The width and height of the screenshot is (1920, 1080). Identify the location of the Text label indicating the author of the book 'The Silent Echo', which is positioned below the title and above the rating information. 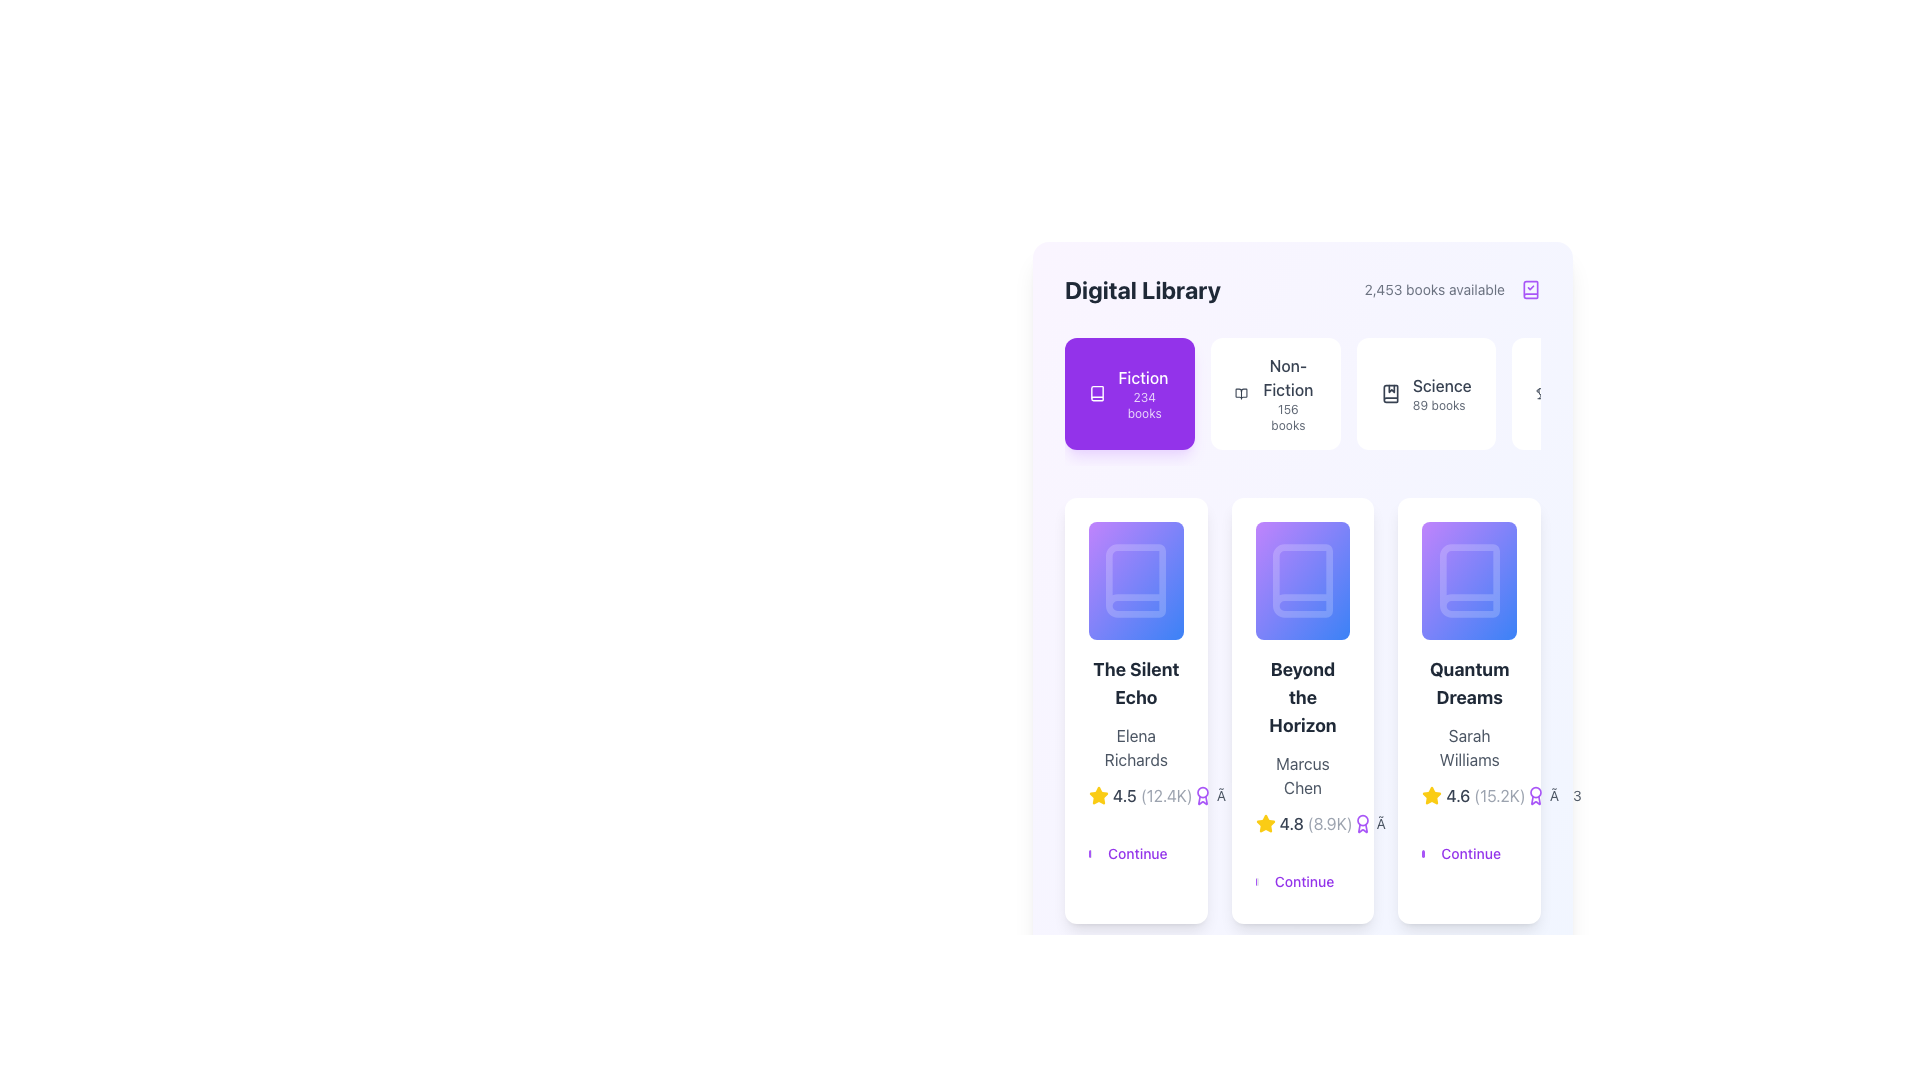
(1136, 748).